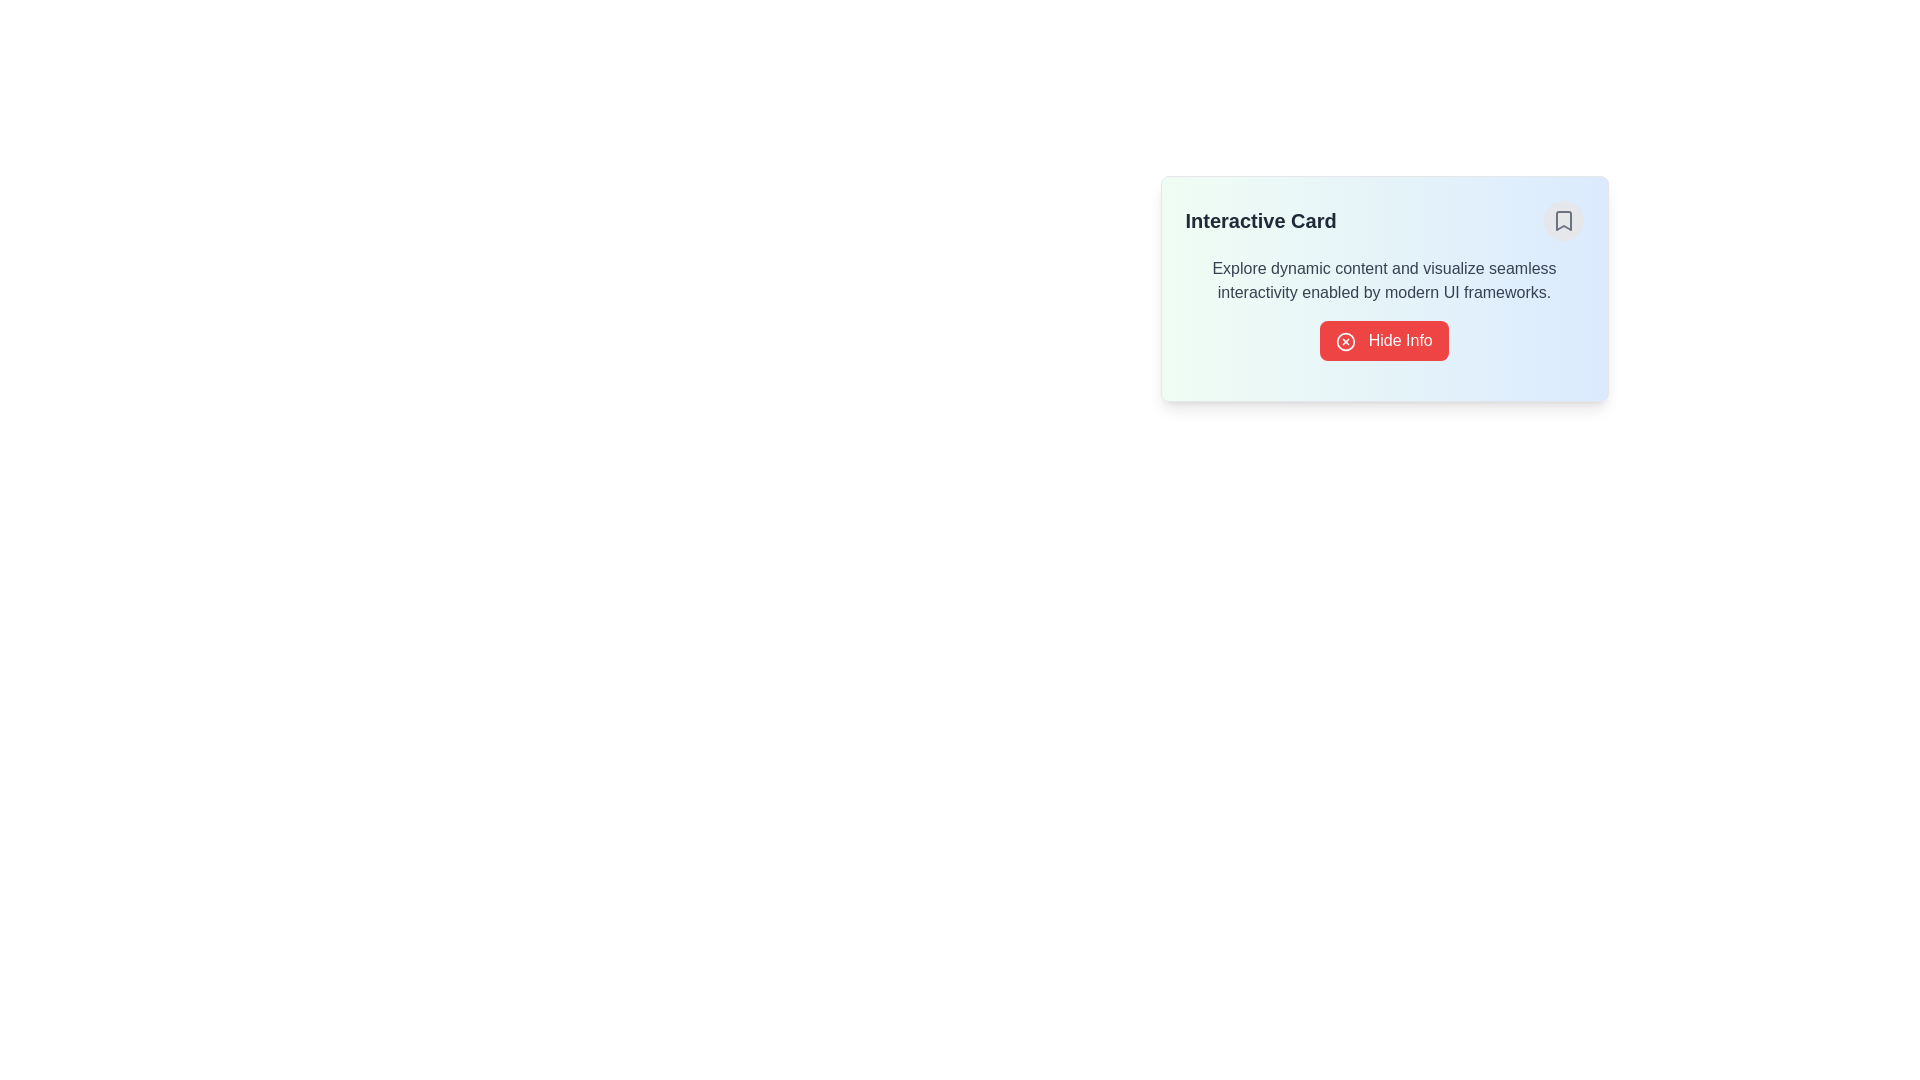 This screenshot has width=1920, height=1080. Describe the element at coordinates (1260, 220) in the screenshot. I see `the bold text label 'Interactive Card' located at the top-left corner of the card component, which is styled in dark gray and is the main title of the card` at that location.